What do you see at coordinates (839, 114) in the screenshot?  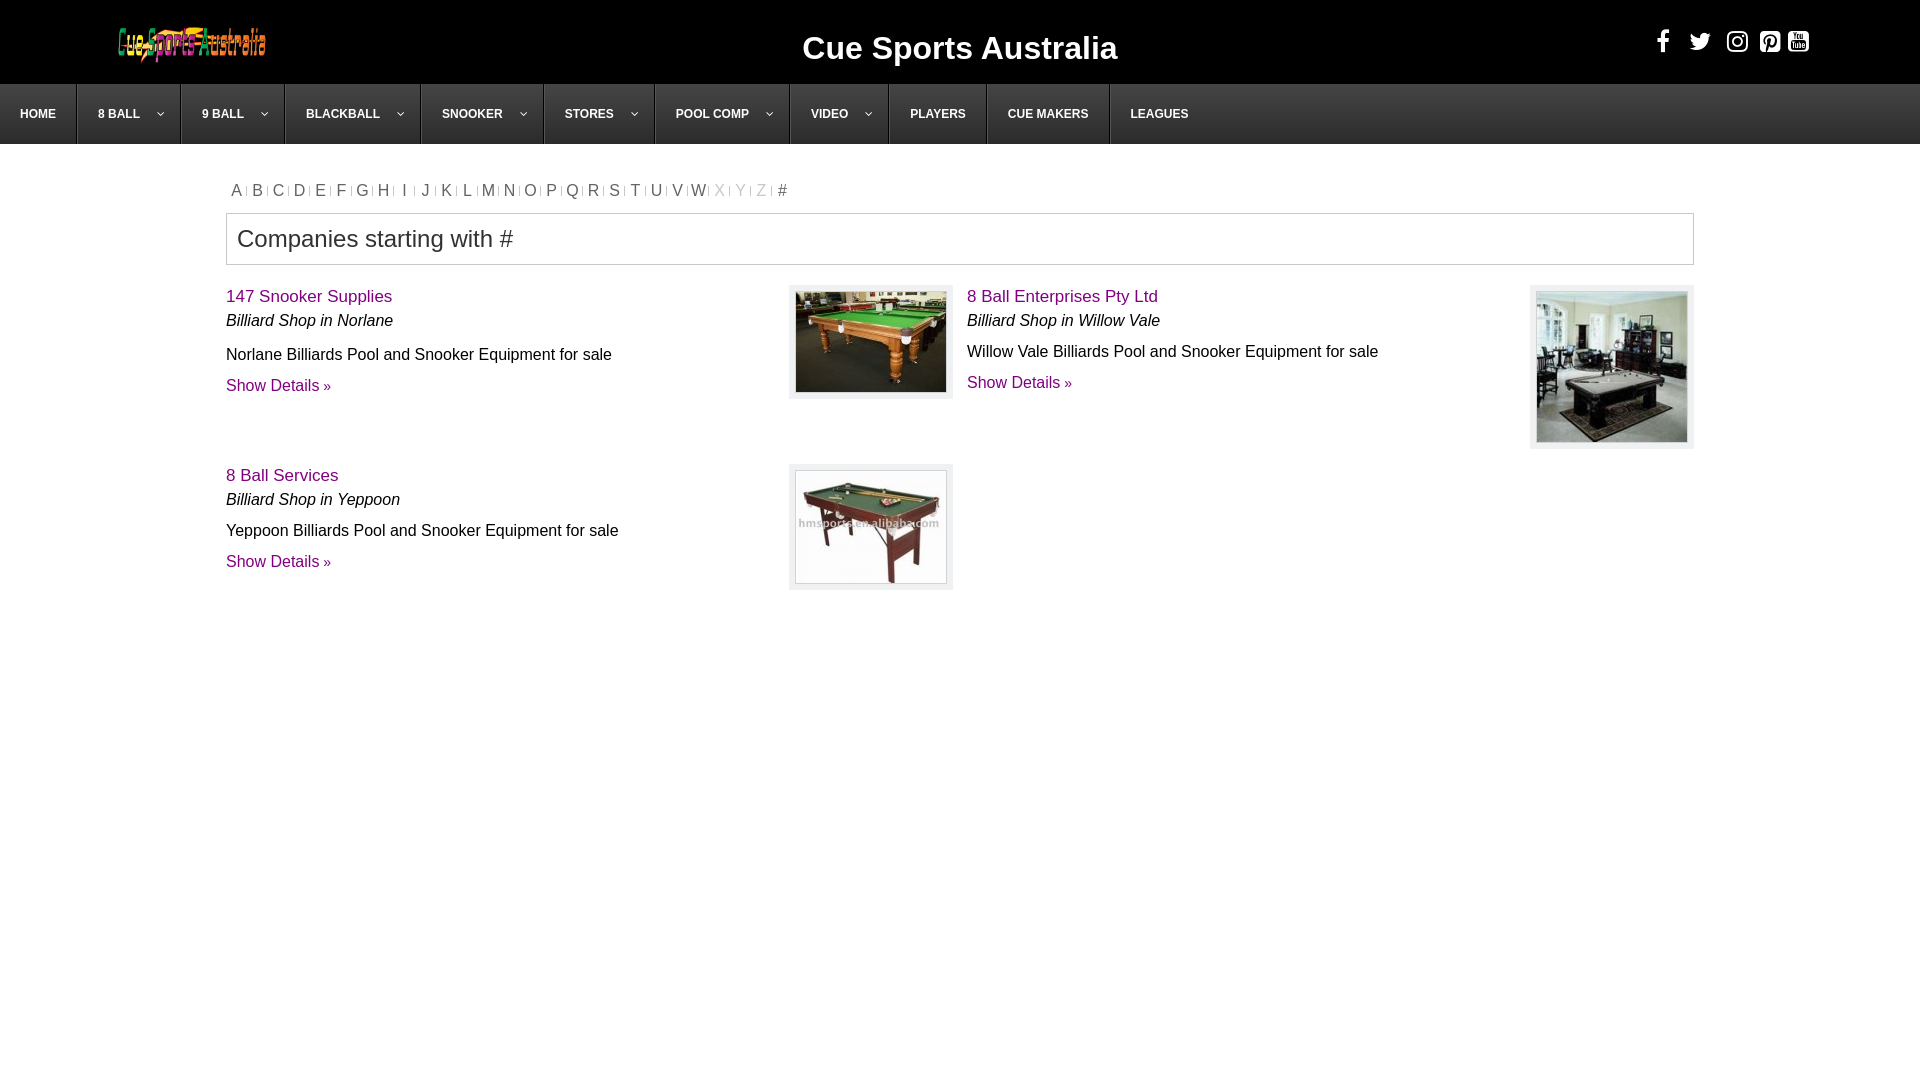 I see `'VIDEO'` at bounding box center [839, 114].